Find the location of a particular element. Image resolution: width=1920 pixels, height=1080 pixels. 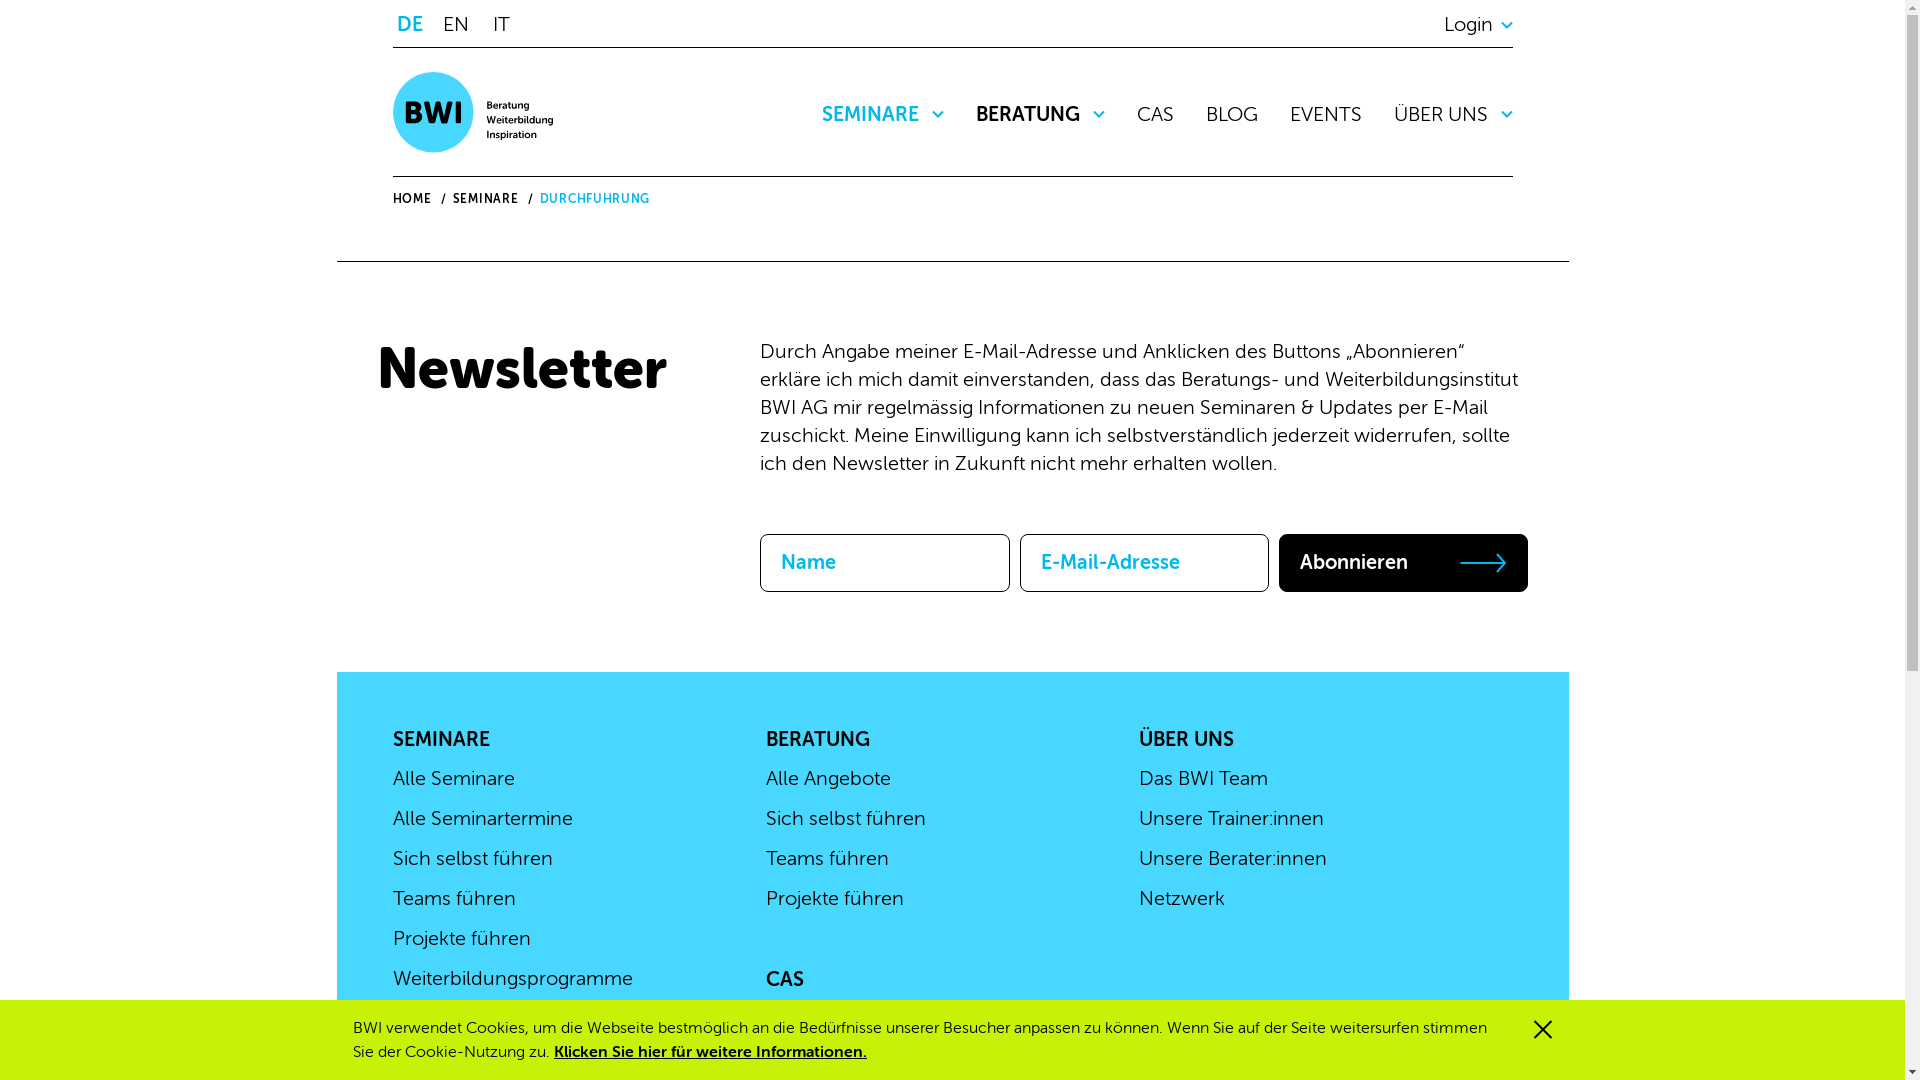

'Alle Seminartermine' is located at coordinates (392, 818).